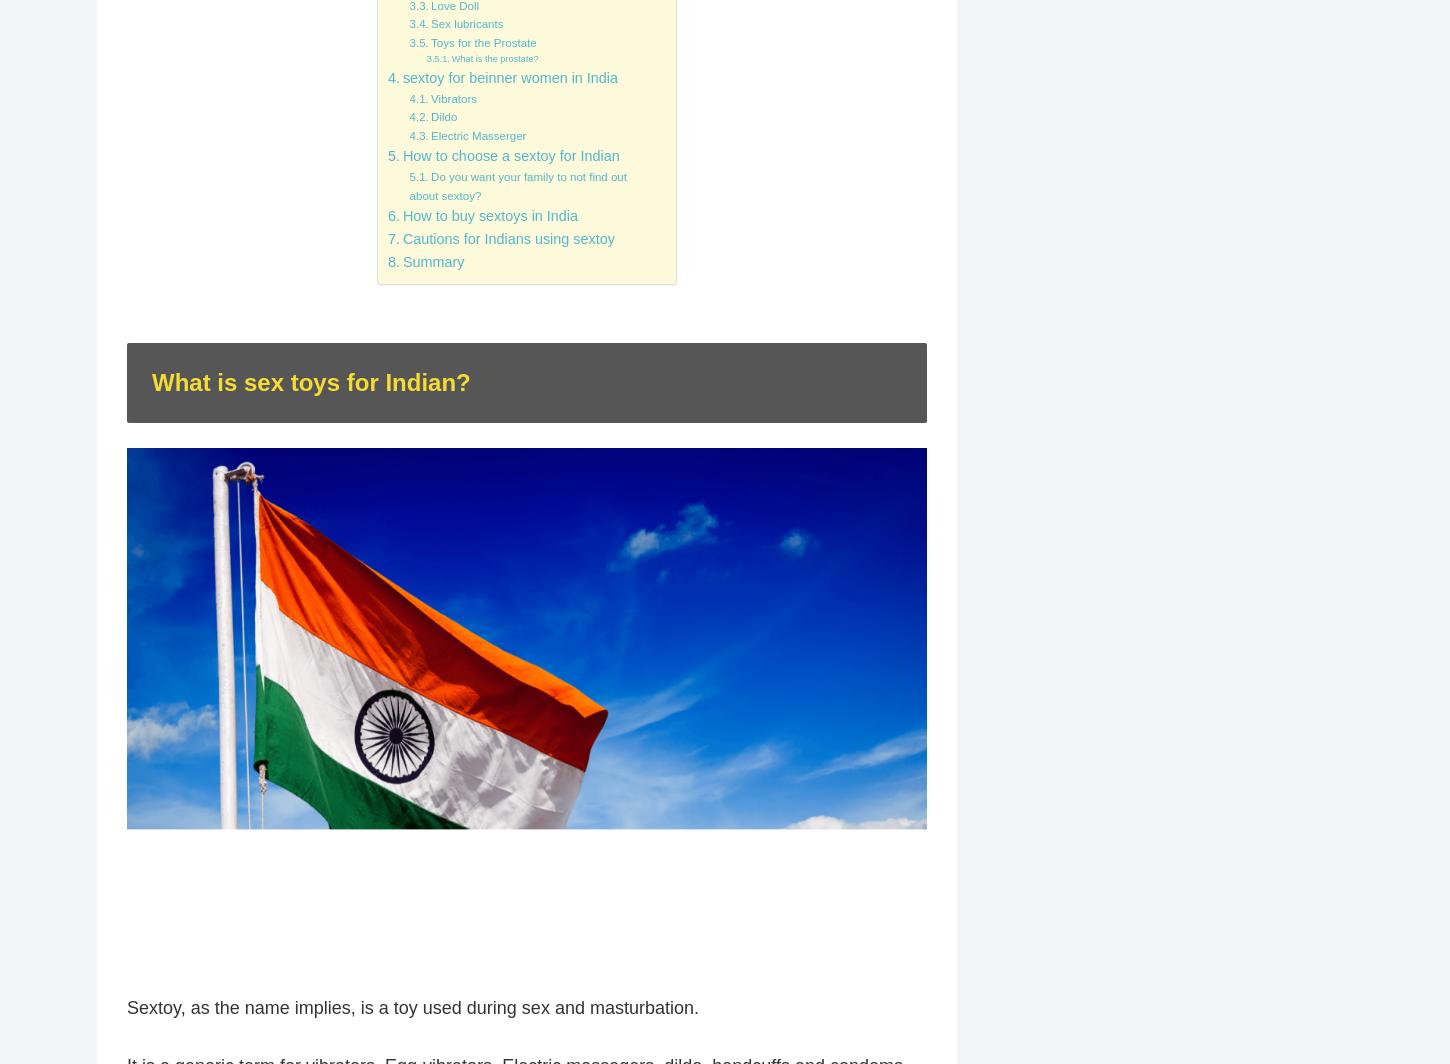 This screenshot has height=1064, width=1450. I want to click on 'How to choose a sextoy for Indian', so click(510, 155).